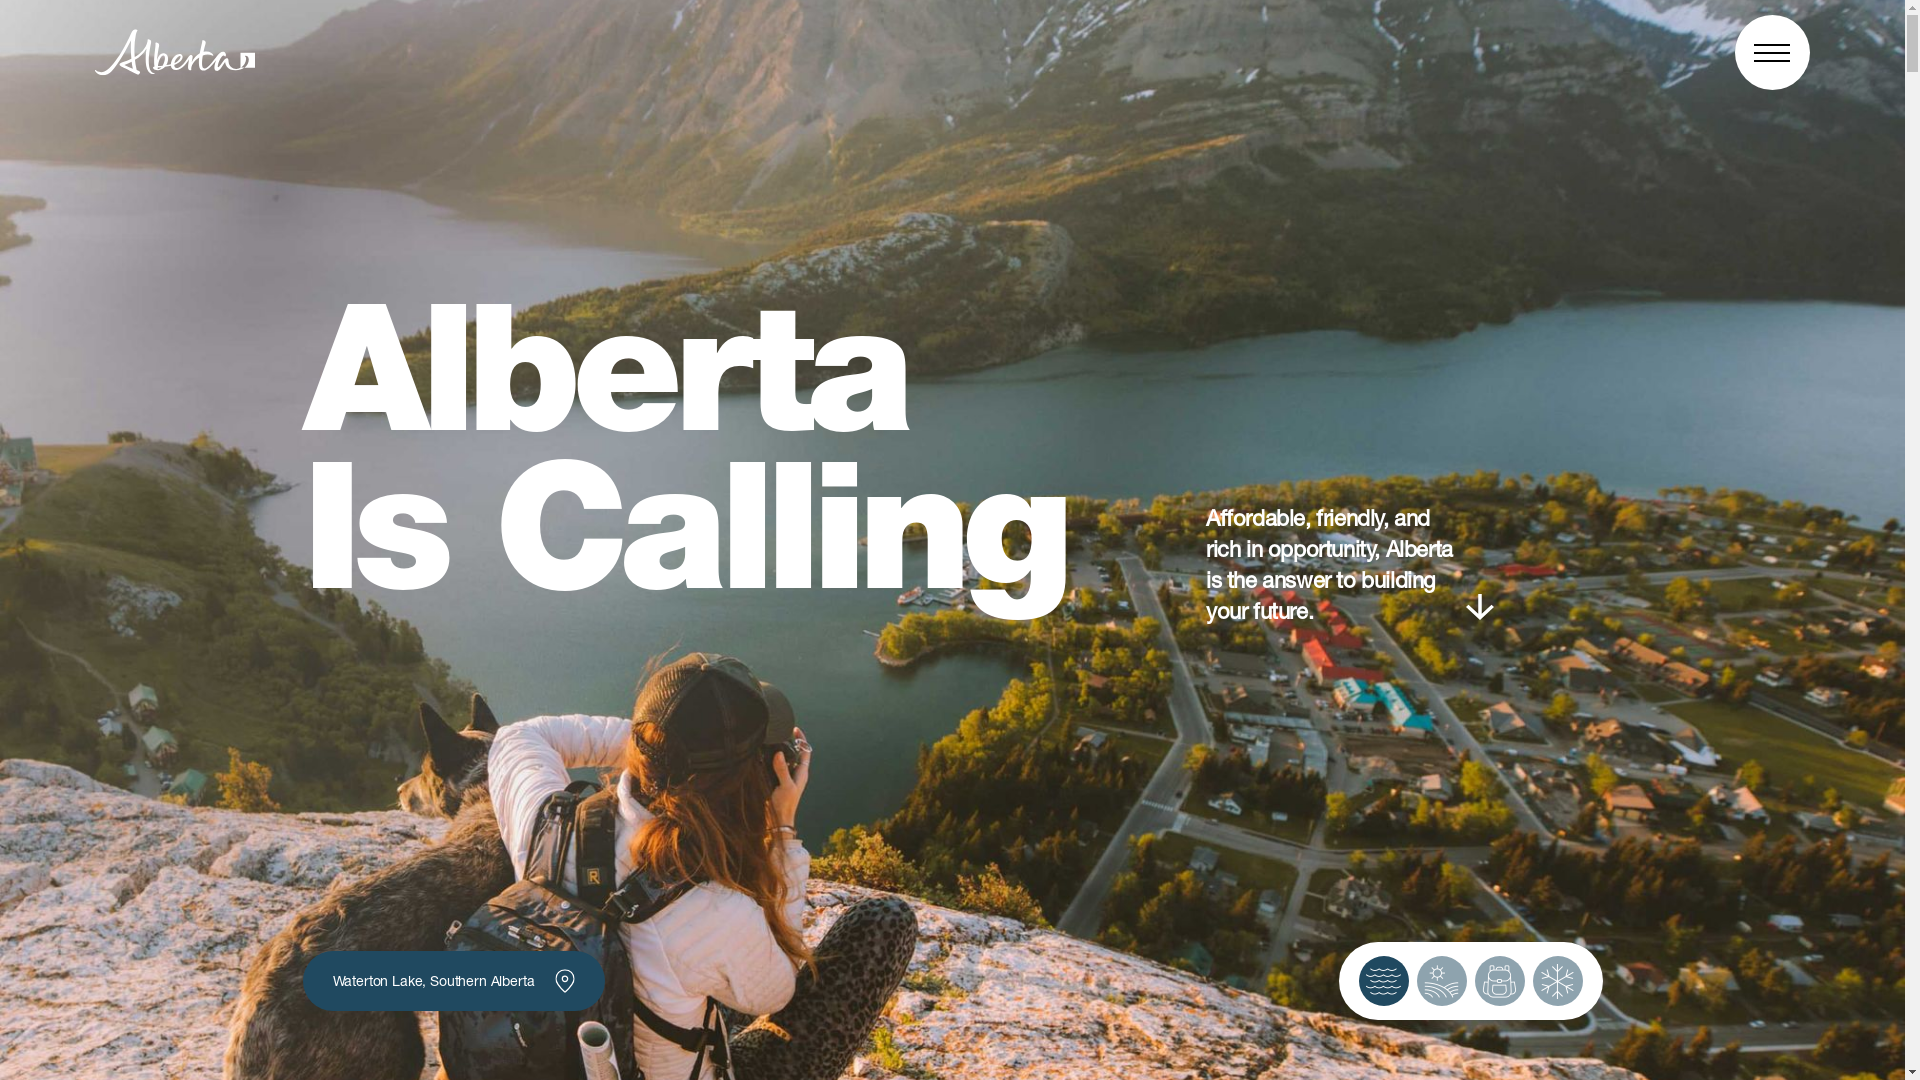 This screenshot has height=1080, width=1920. I want to click on 'Toggle Spring Image', so click(1381, 979).